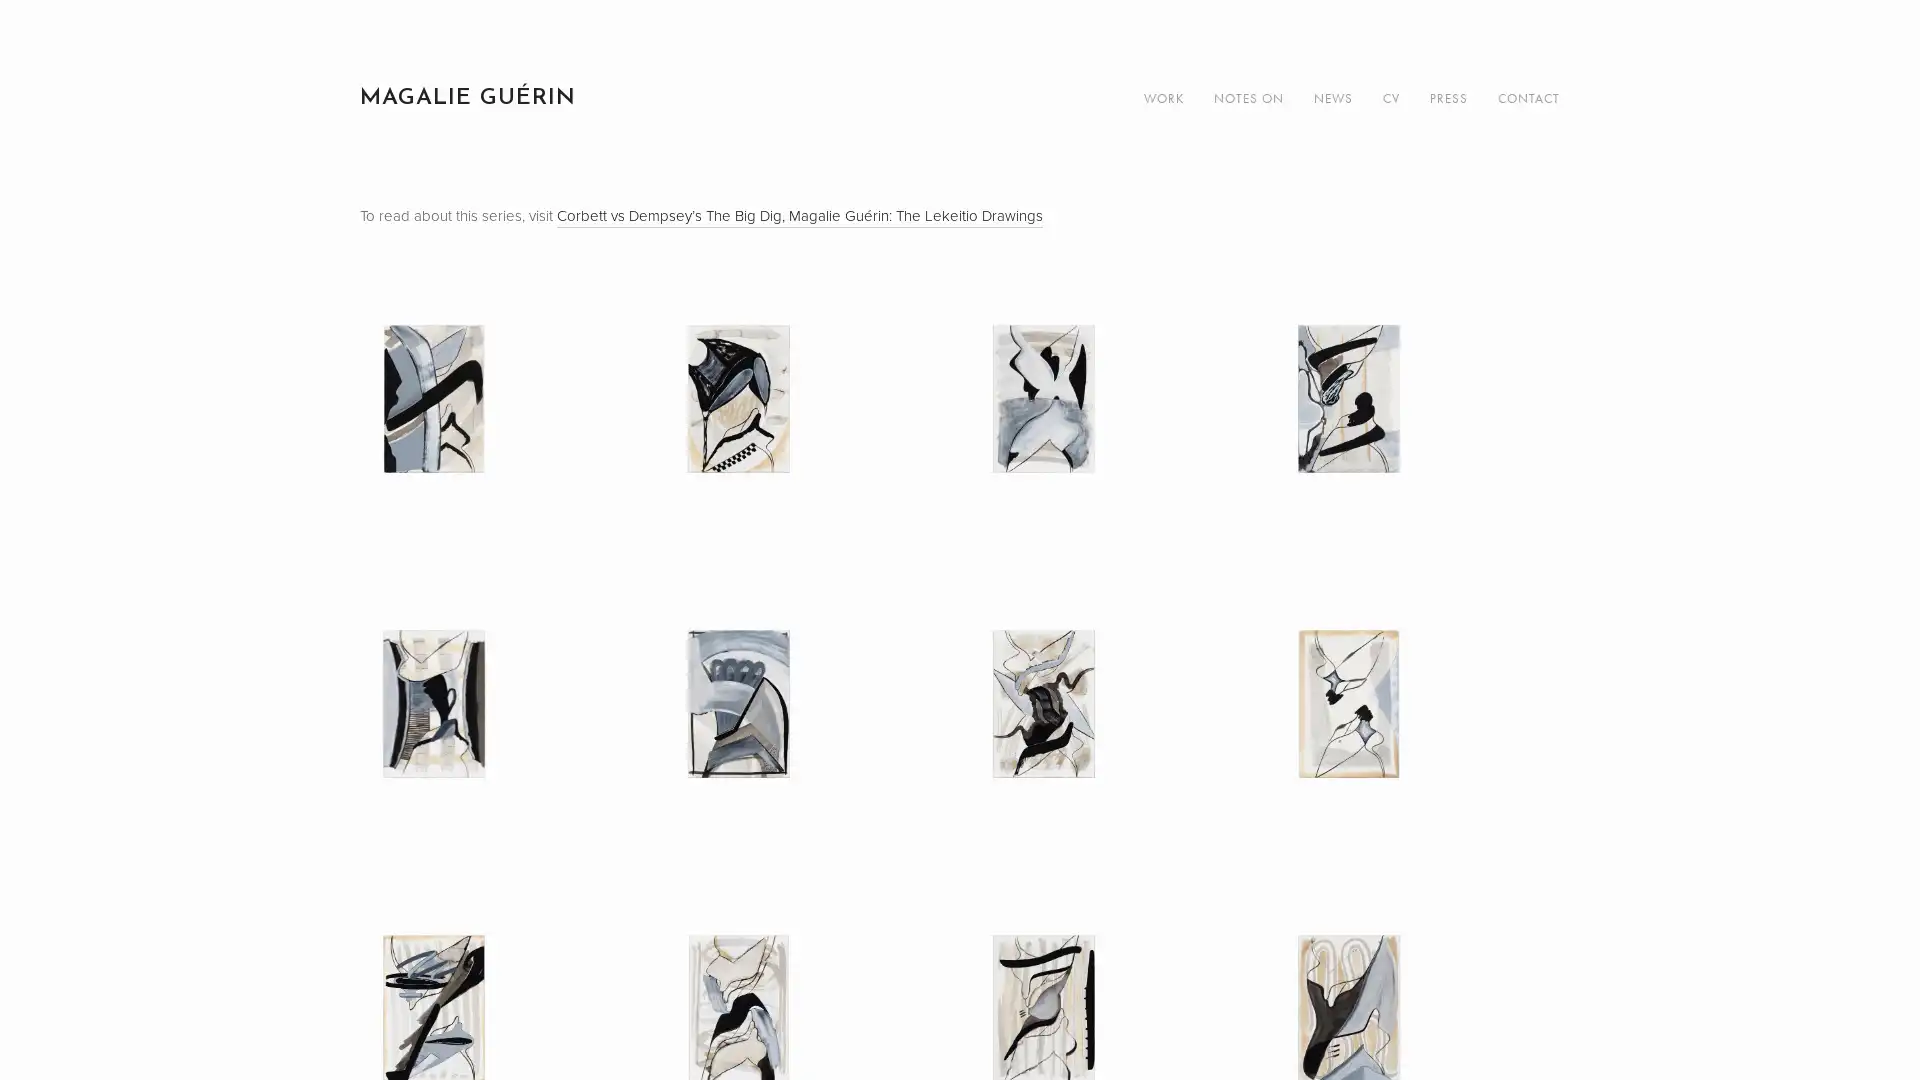  I want to click on View fullsize Untitled (LK 03), 2019, so click(1111, 467).